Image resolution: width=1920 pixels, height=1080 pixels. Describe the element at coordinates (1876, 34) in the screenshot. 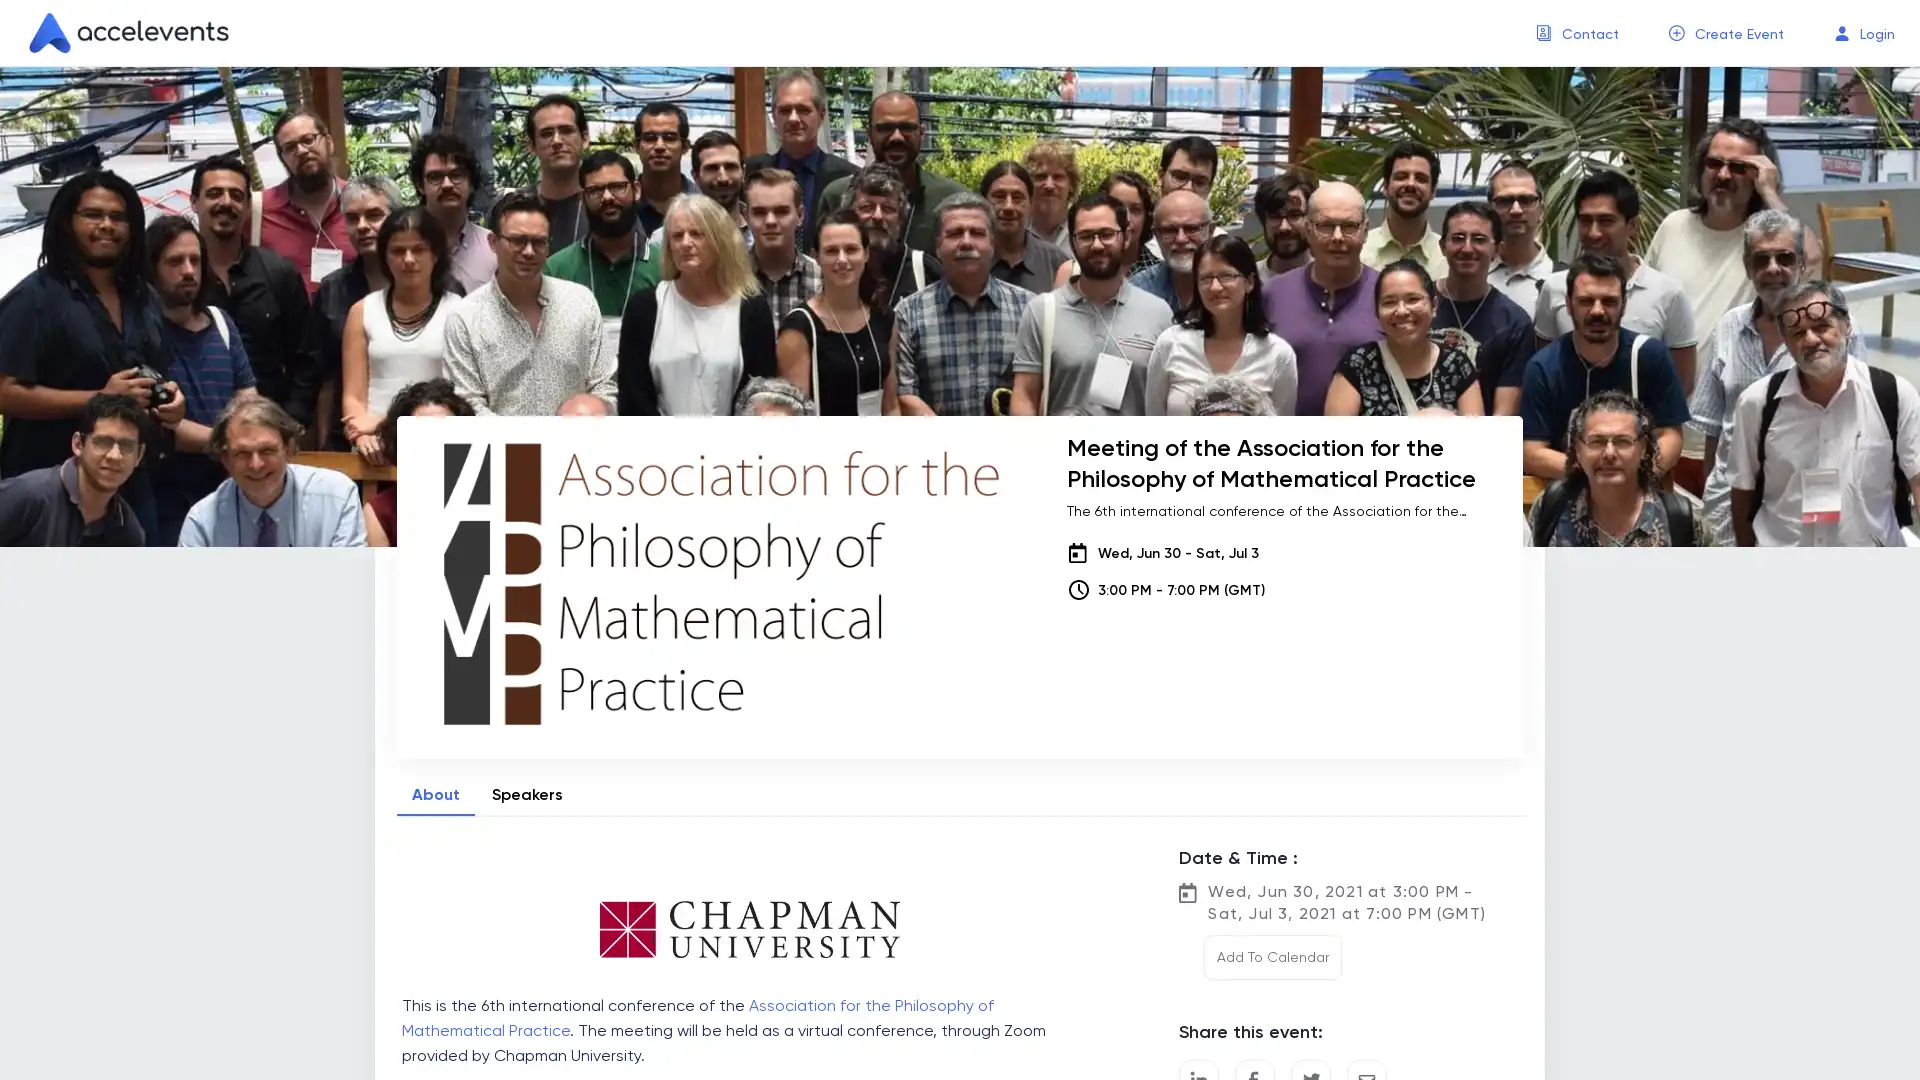

I see `Login` at that location.